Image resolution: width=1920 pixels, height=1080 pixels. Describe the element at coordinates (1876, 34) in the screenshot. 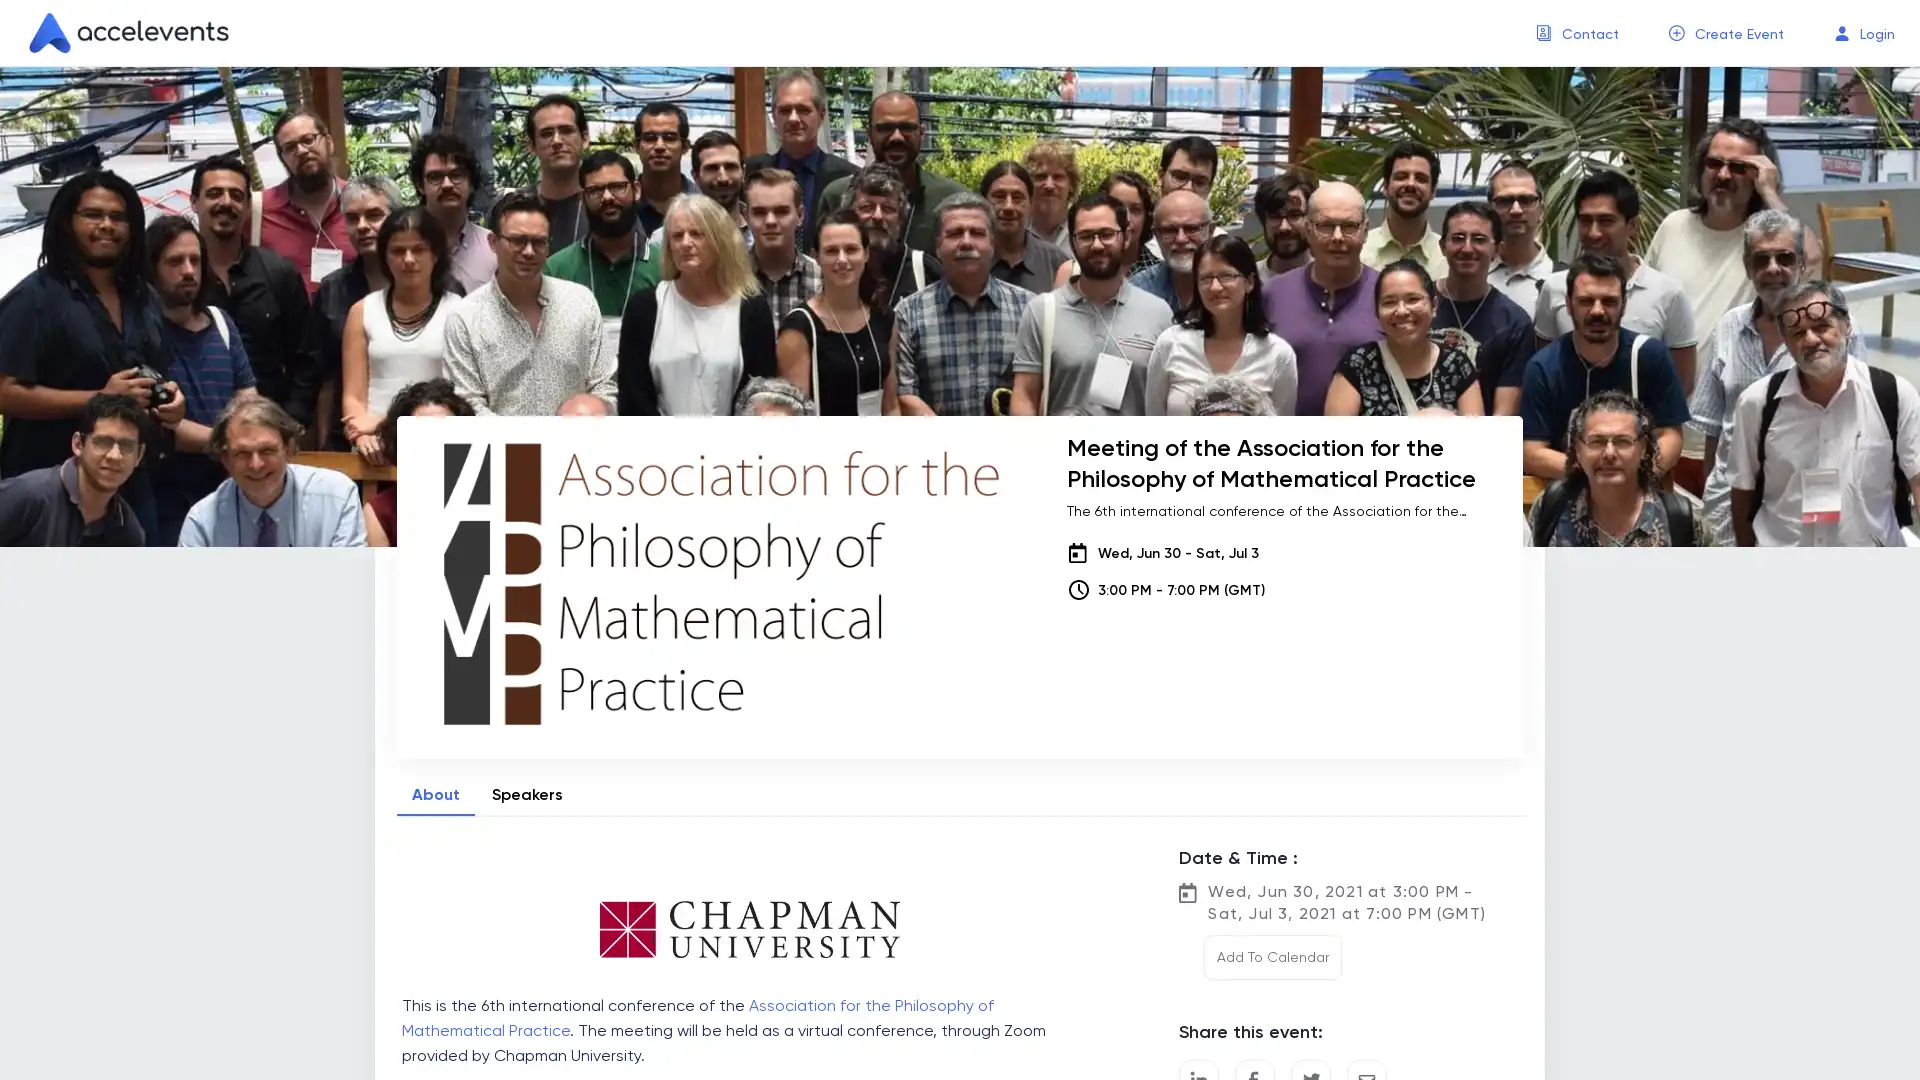

I see `Login` at that location.